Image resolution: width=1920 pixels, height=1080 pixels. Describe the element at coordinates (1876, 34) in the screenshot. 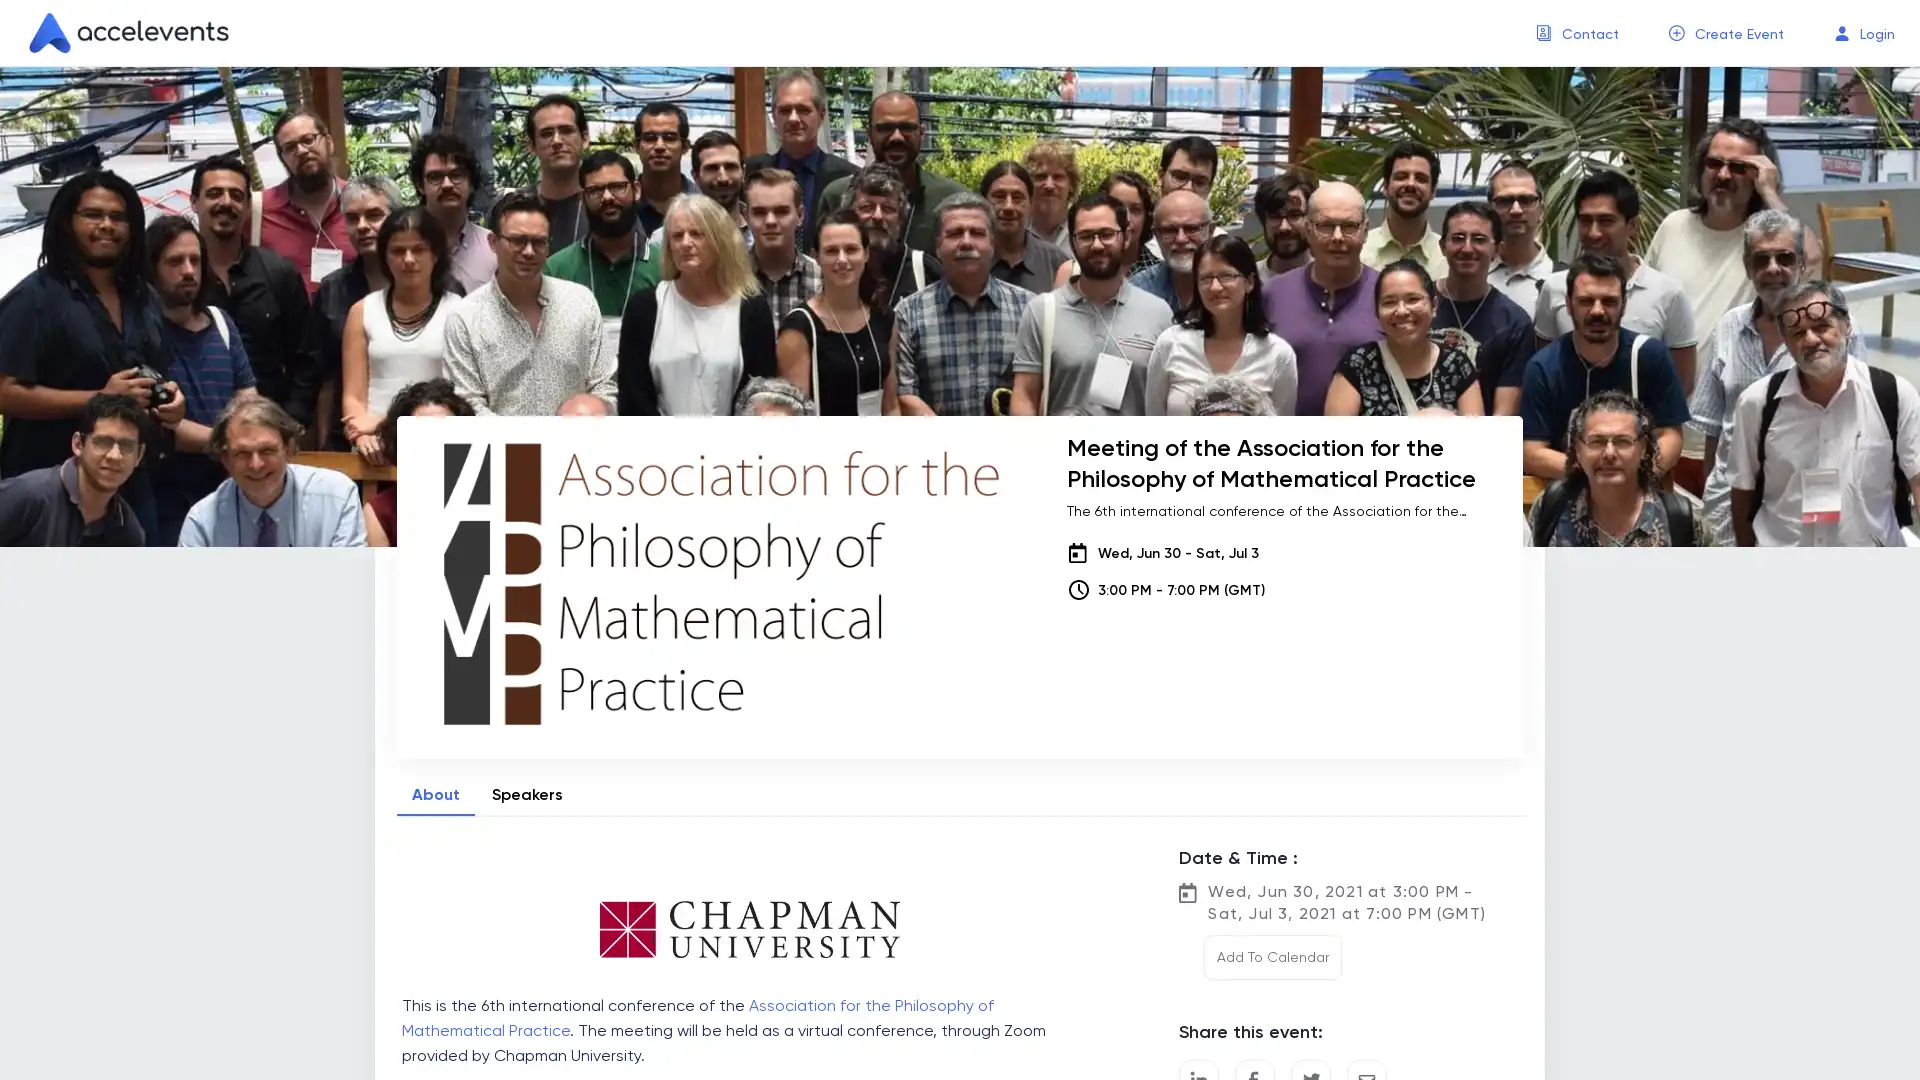

I see `Login` at that location.